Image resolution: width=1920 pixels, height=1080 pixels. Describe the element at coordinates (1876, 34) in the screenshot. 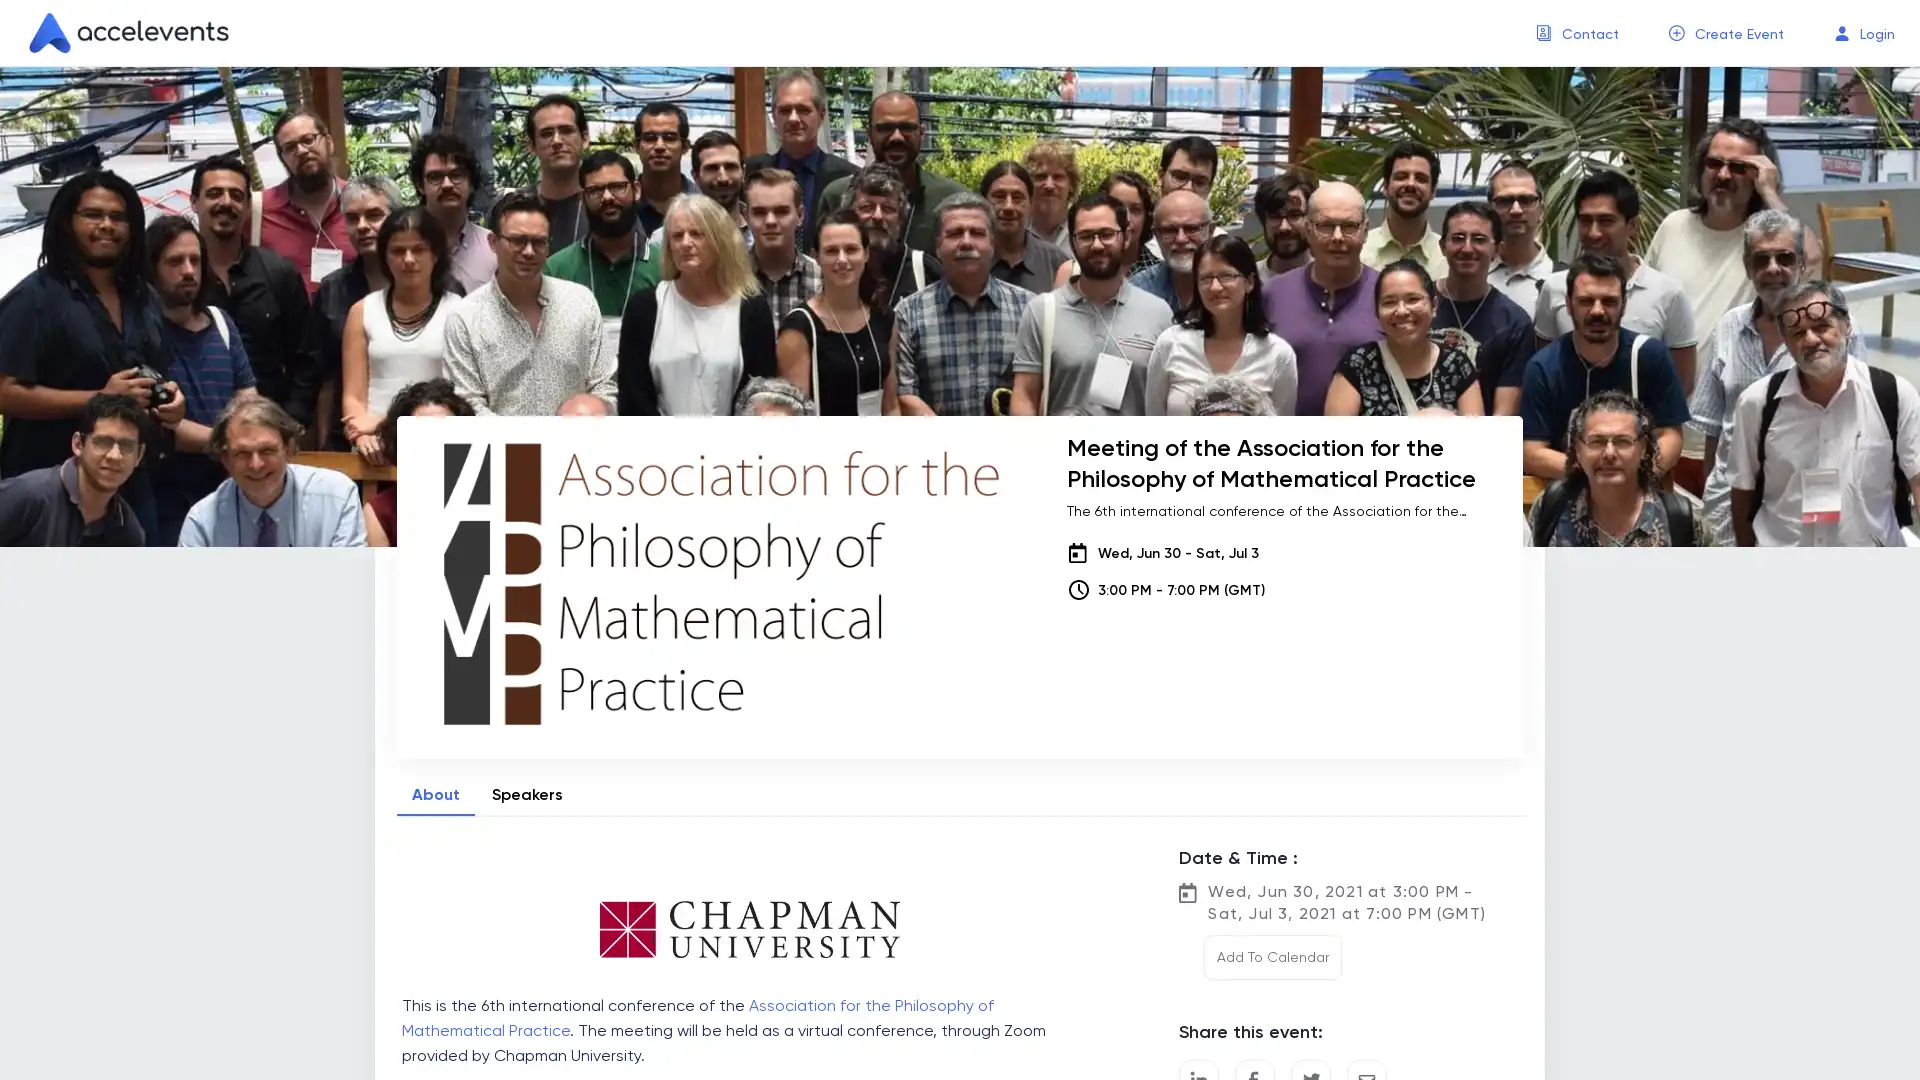

I see `Login` at that location.